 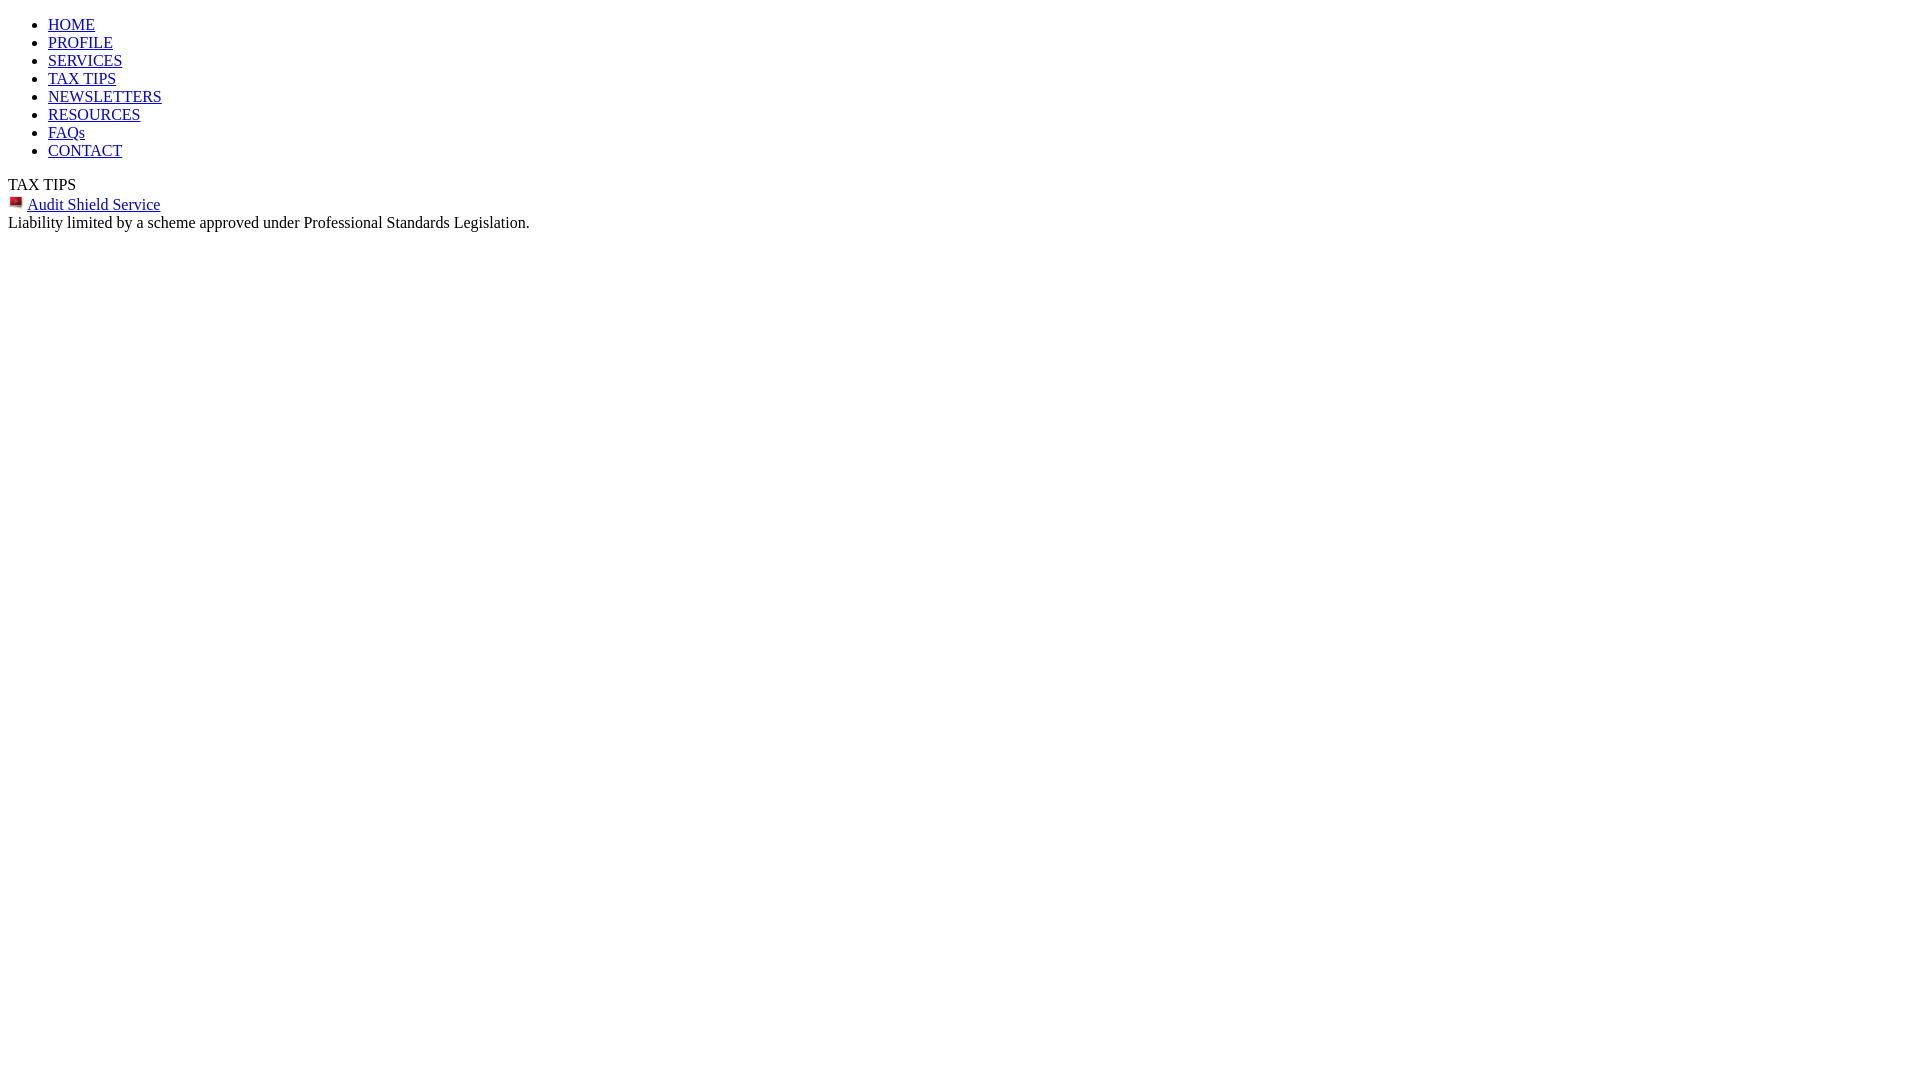 I want to click on 'SERVICES', so click(x=84, y=59).